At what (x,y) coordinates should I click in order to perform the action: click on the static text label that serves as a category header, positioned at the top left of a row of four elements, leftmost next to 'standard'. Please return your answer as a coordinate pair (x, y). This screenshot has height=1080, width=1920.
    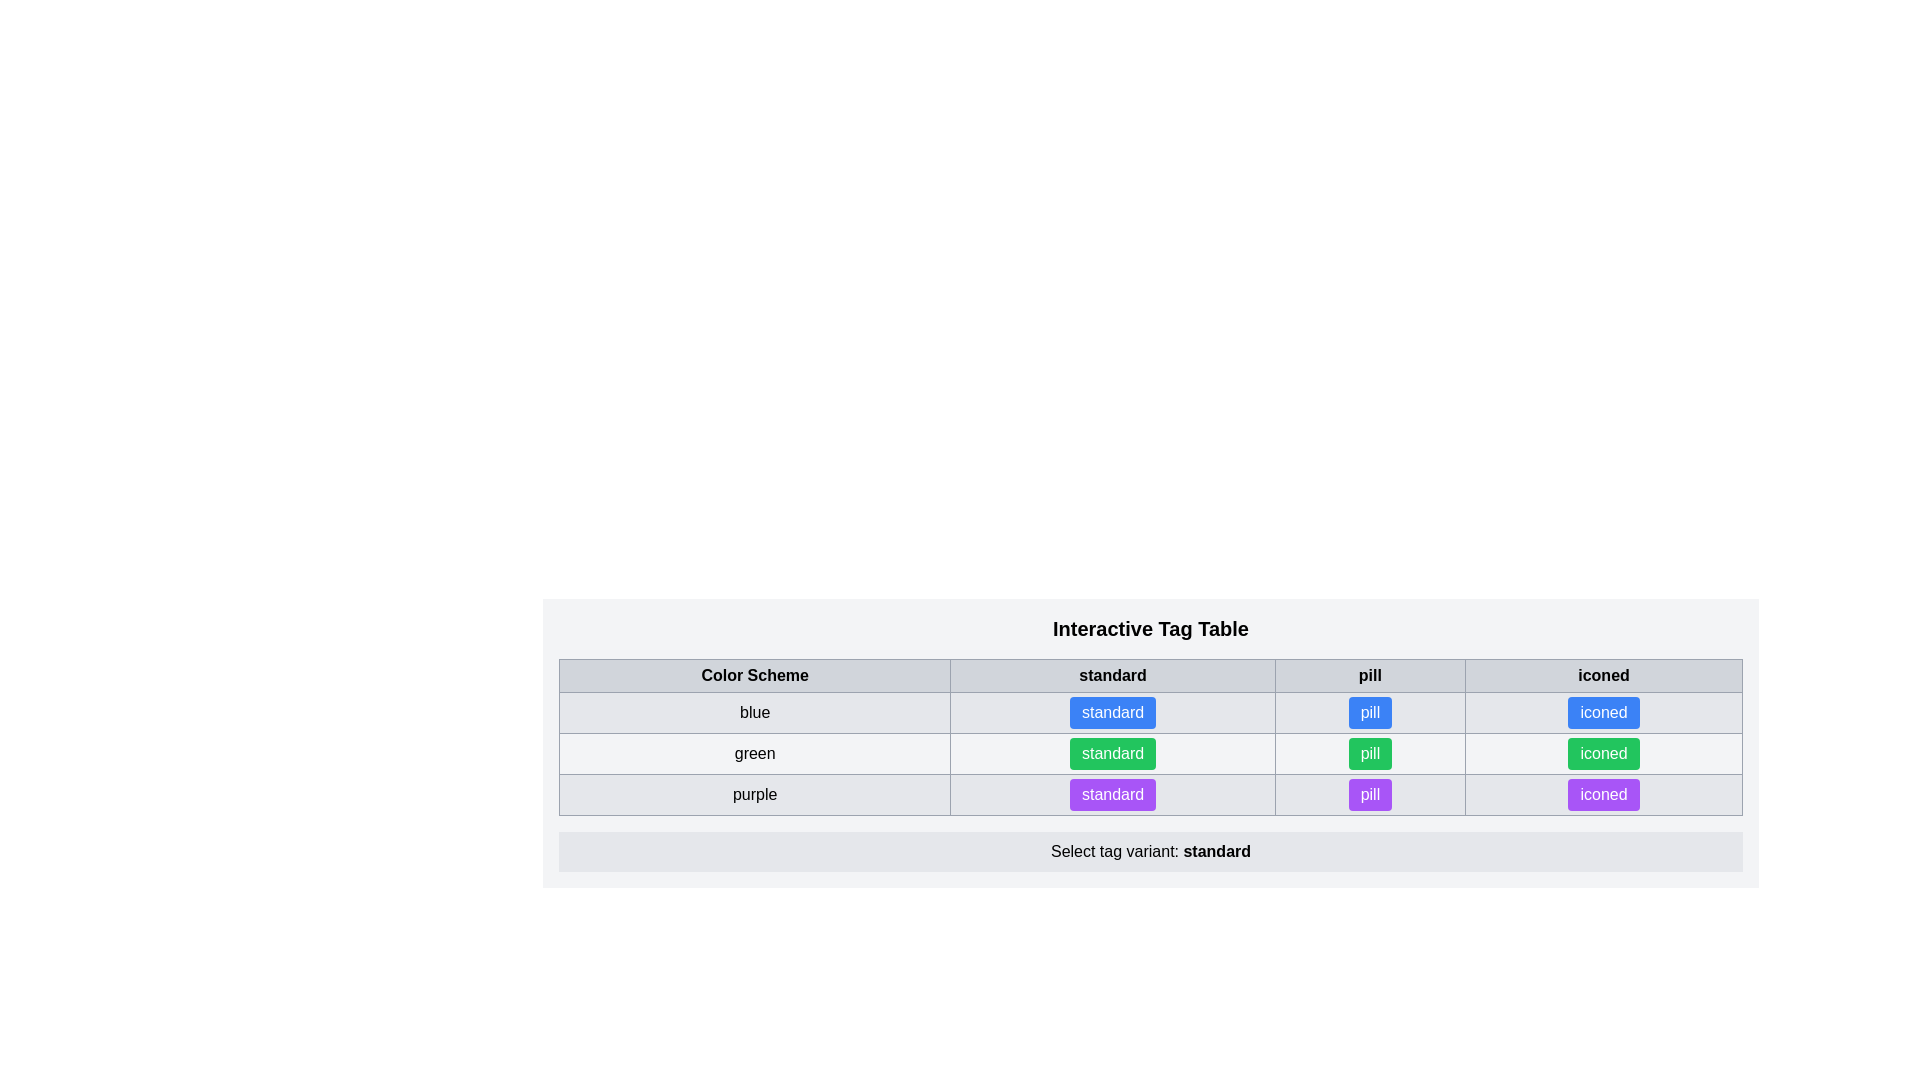
    Looking at the image, I should click on (754, 675).